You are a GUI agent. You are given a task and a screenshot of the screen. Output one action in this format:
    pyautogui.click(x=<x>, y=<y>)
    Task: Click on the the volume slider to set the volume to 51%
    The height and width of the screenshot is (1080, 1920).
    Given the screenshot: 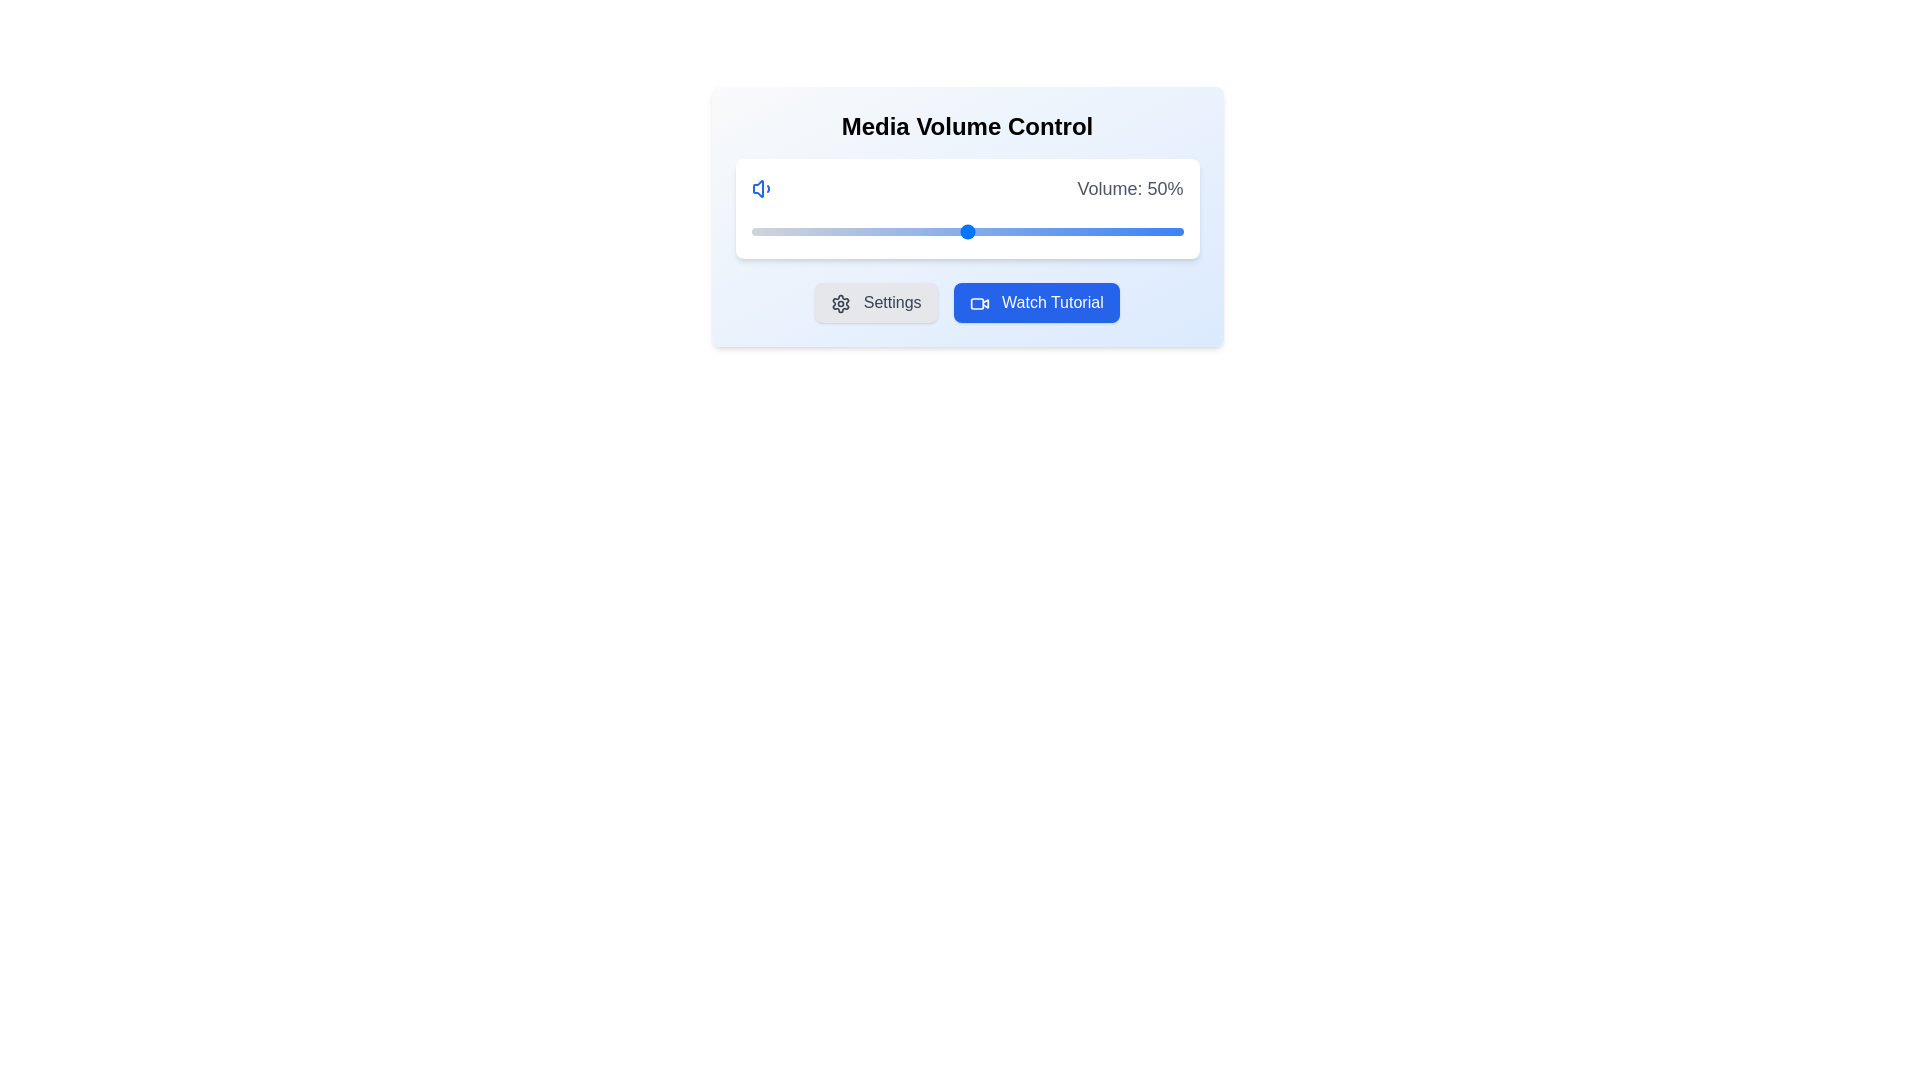 What is the action you would take?
    pyautogui.click(x=971, y=230)
    